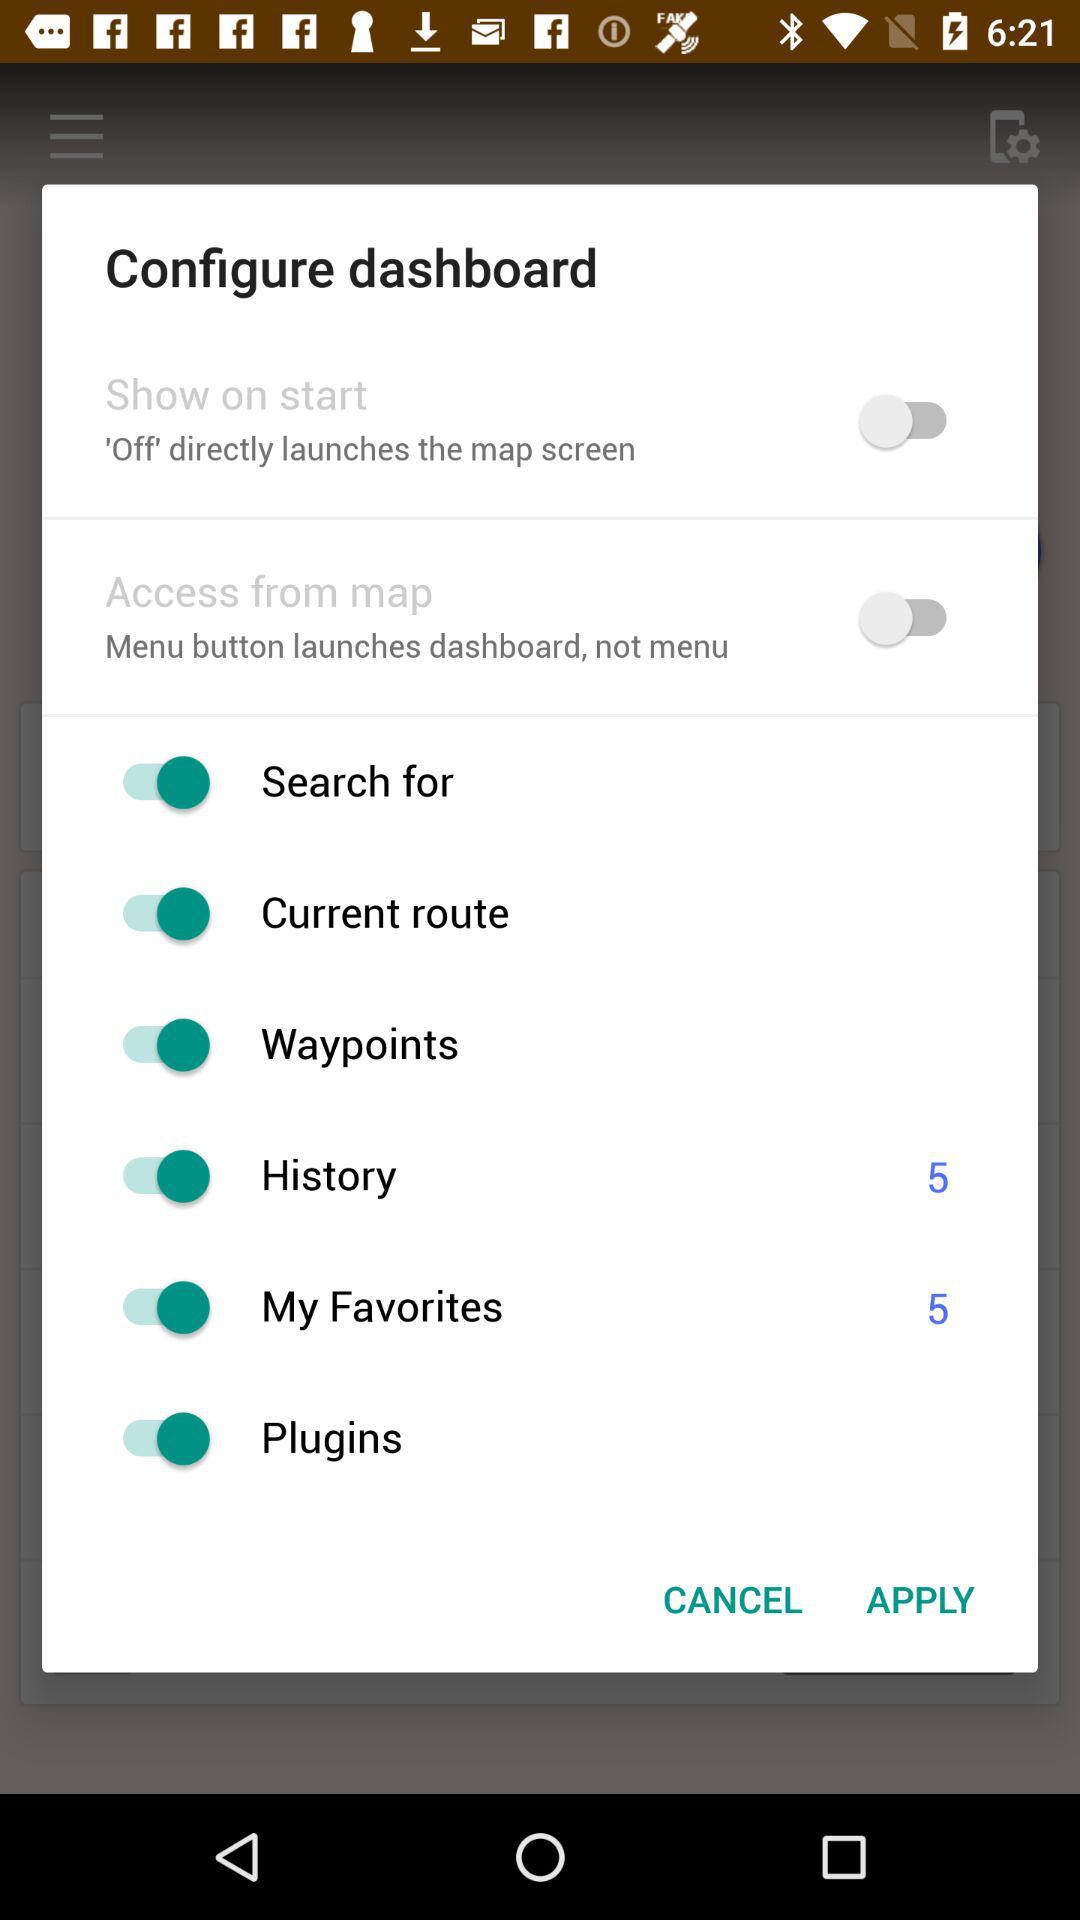 Image resolution: width=1080 pixels, height=1920 pixels. I want to click on dashboard map access, so click(912, 617).